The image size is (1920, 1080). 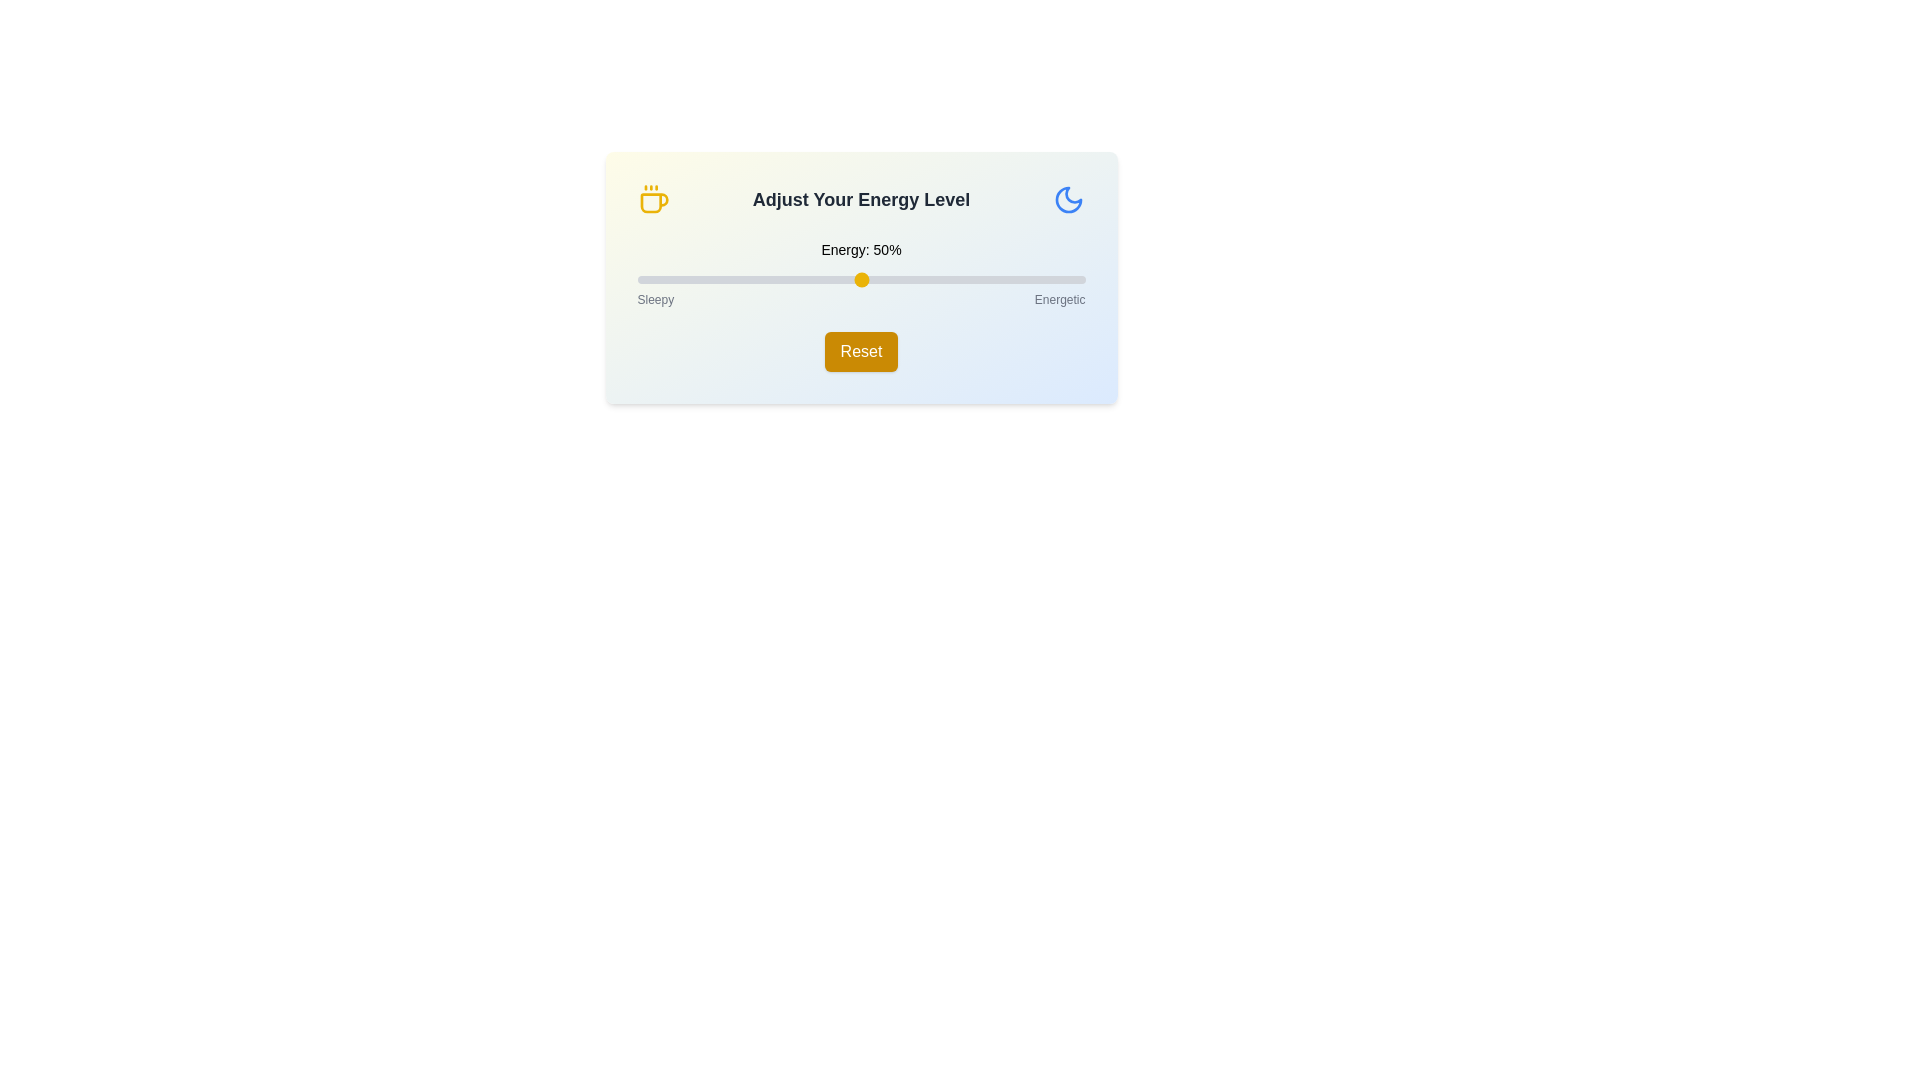 What do you see at coordinates (945, 280) in the screenshot?
I see `the energy level slider to 69%` at bounding box center [945, 280].